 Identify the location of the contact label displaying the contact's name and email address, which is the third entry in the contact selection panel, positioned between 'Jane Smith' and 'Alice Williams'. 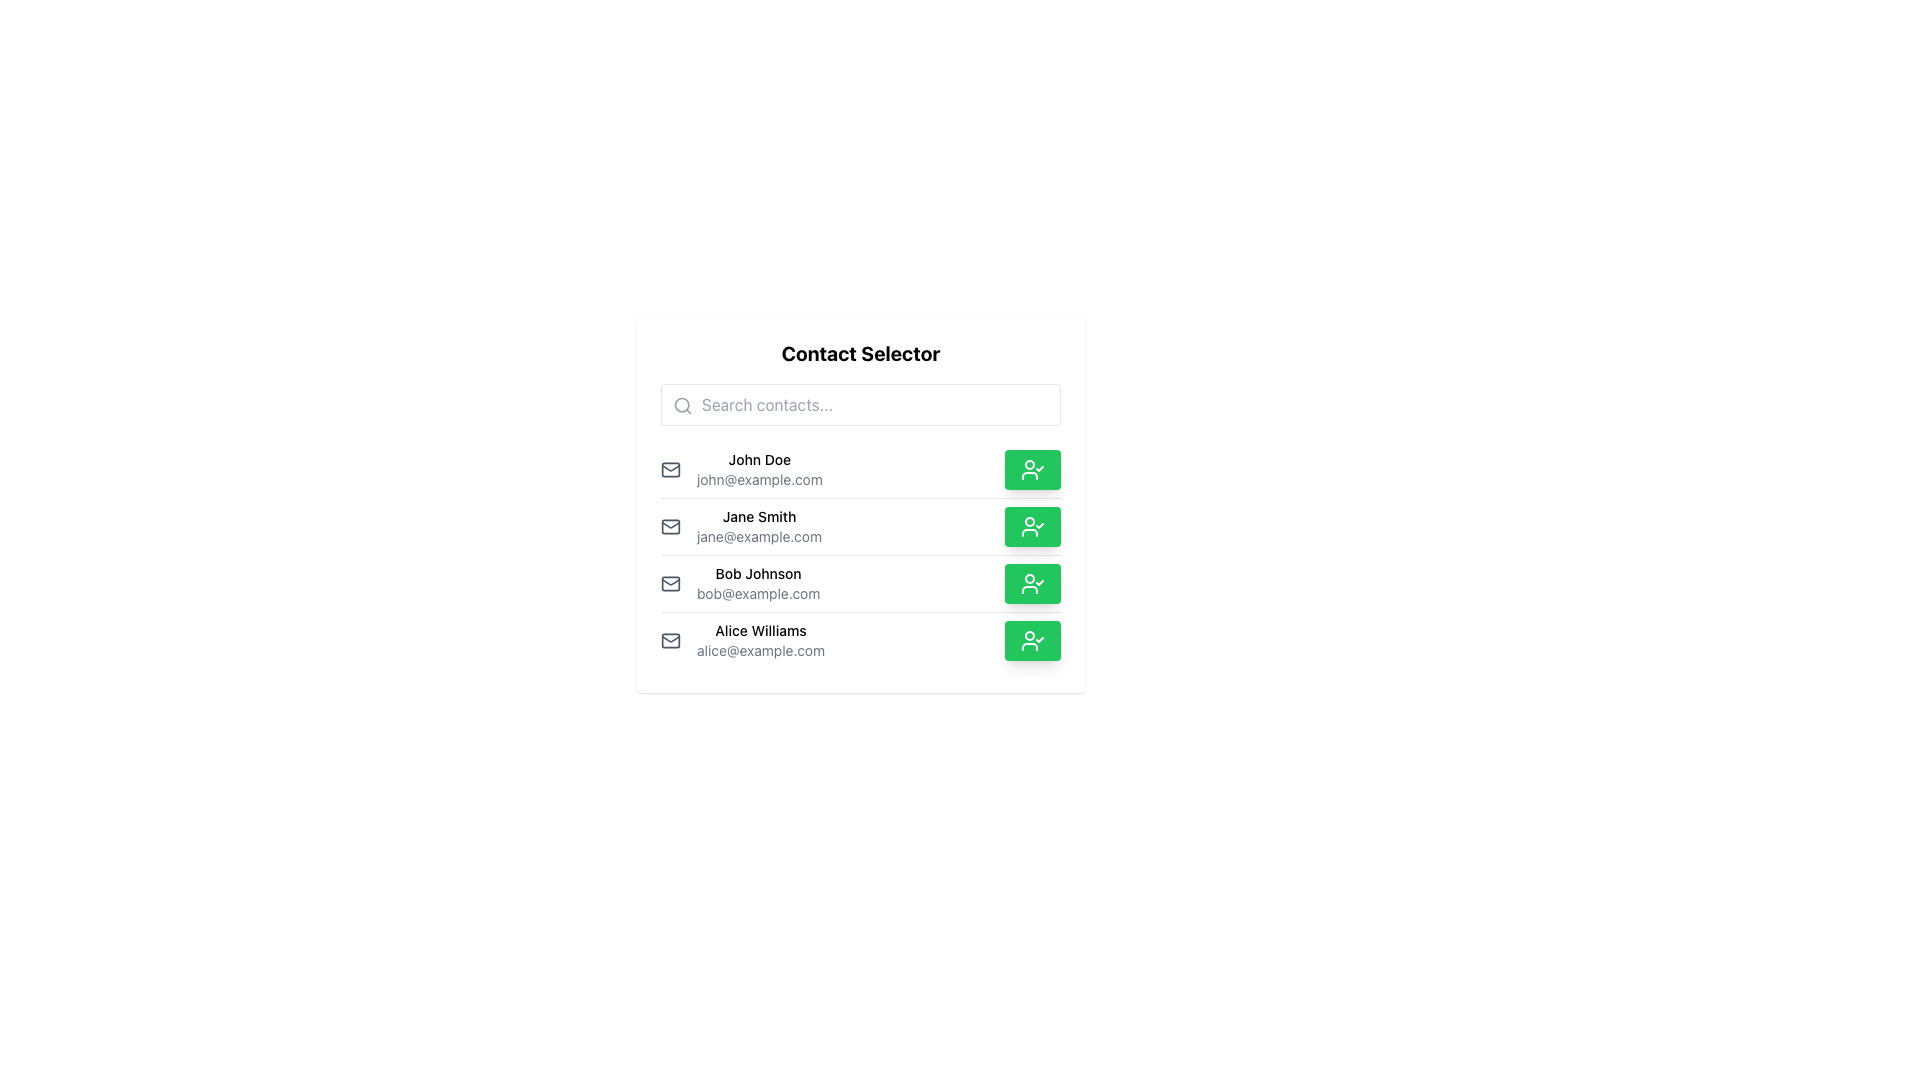
(757, 583).